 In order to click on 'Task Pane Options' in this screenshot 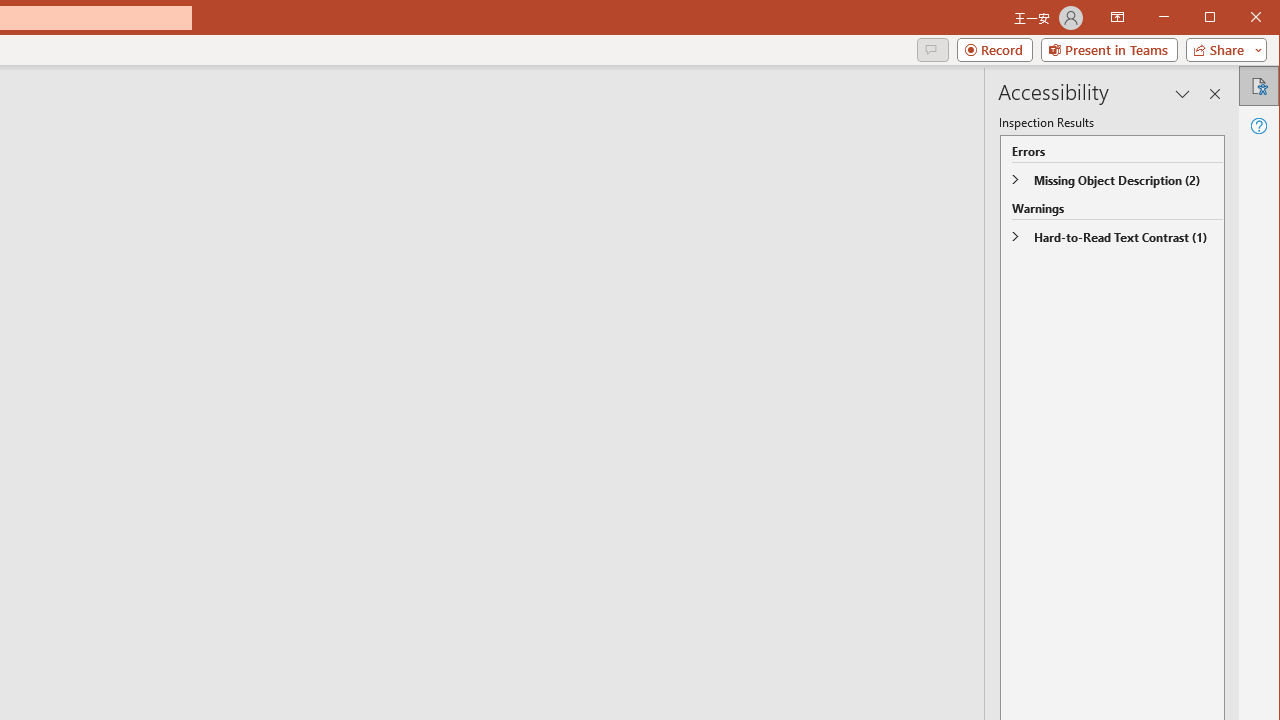, I will do `click(1183, 93)`.